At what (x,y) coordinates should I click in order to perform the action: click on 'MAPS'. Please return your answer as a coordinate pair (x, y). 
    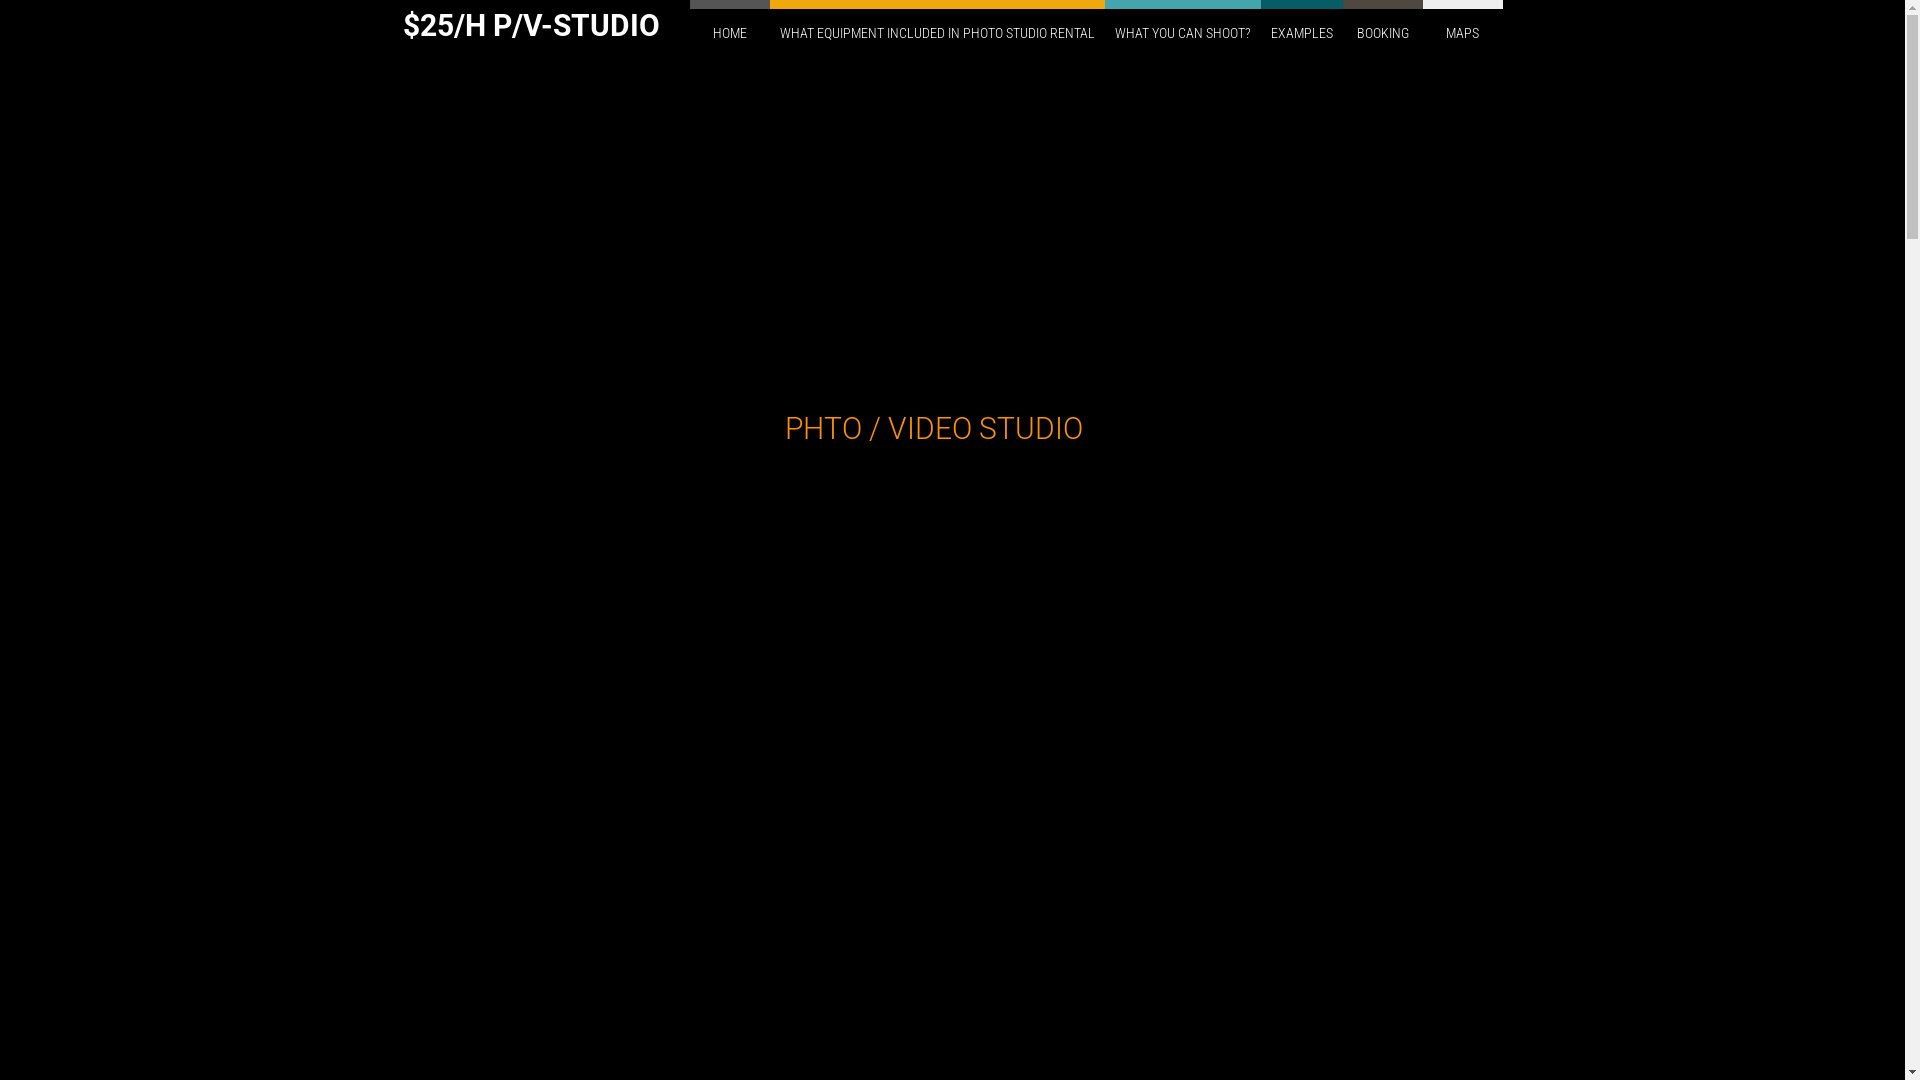
    Looking at the image, I should click on (1462, 31).